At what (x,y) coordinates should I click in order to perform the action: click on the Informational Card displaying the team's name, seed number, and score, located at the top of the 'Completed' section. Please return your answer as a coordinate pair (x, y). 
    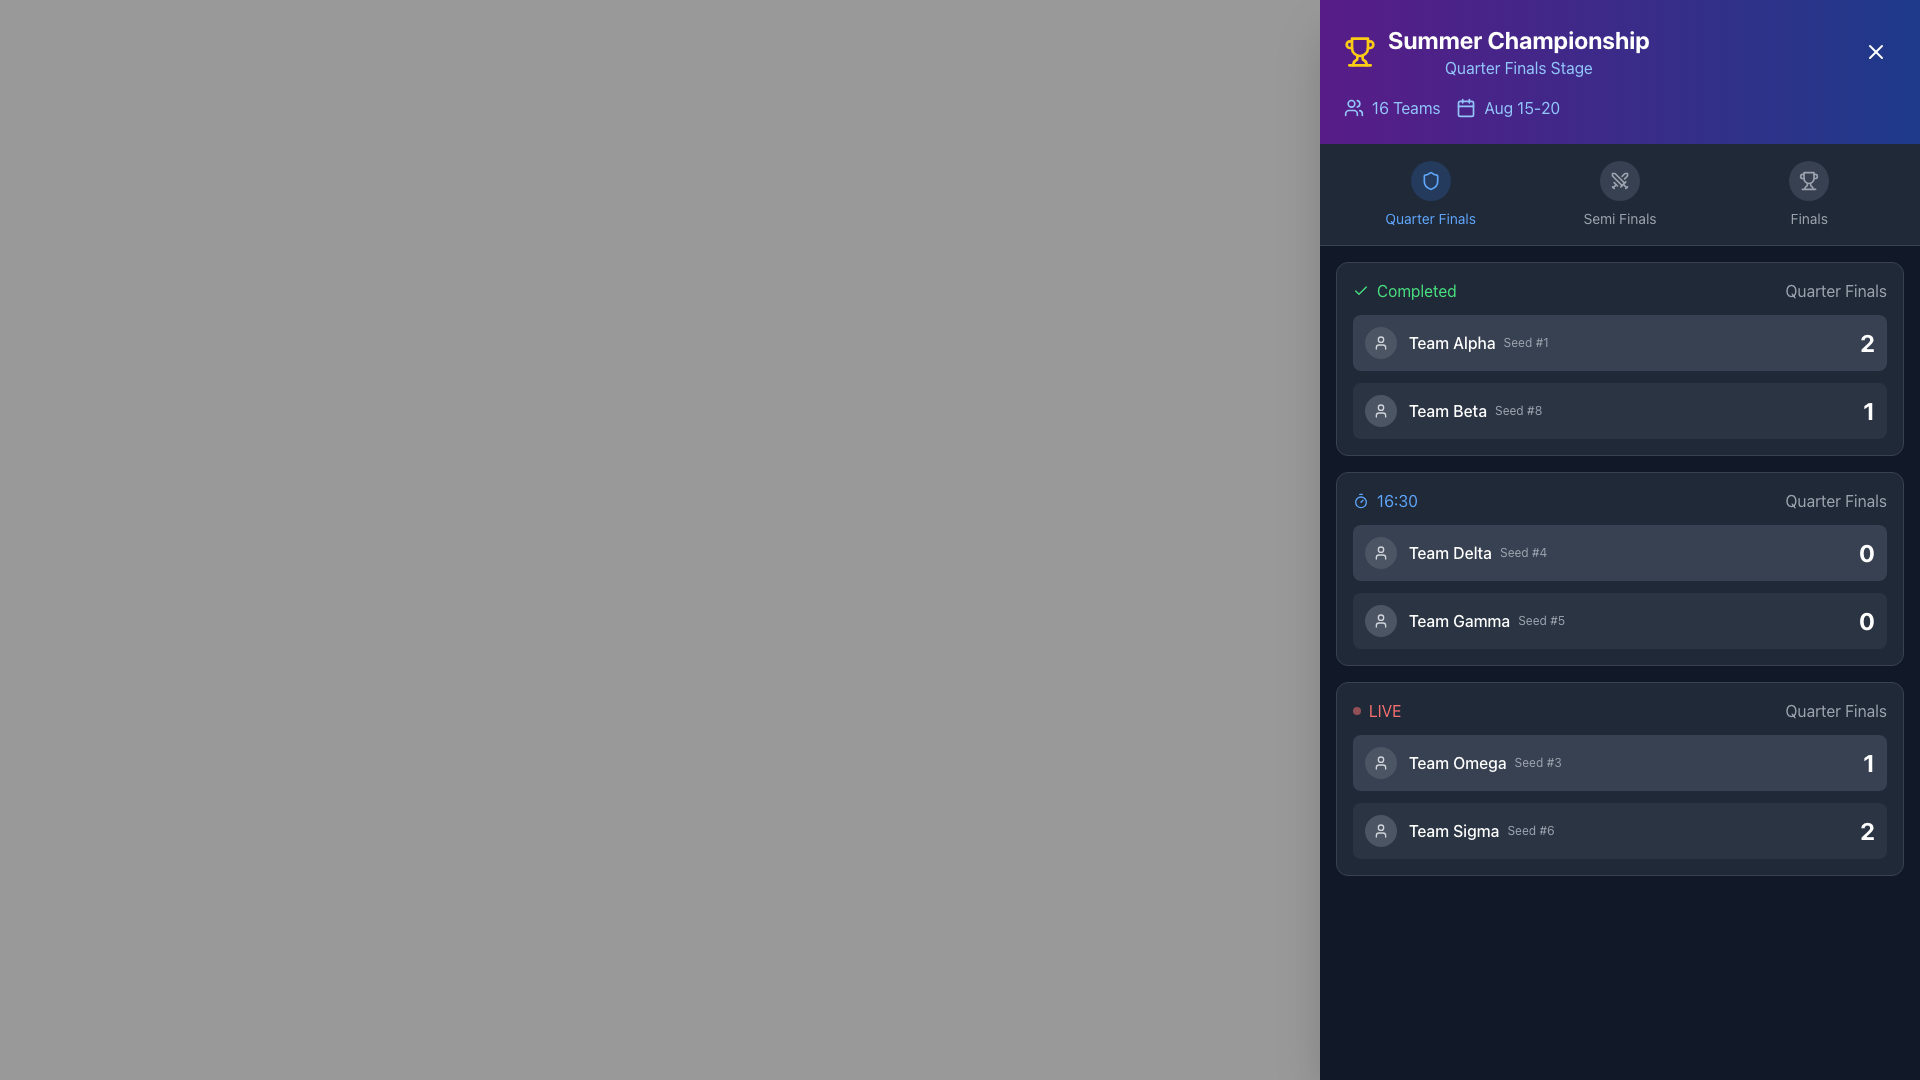
    Looking at the image, I should click on (1620, 342).